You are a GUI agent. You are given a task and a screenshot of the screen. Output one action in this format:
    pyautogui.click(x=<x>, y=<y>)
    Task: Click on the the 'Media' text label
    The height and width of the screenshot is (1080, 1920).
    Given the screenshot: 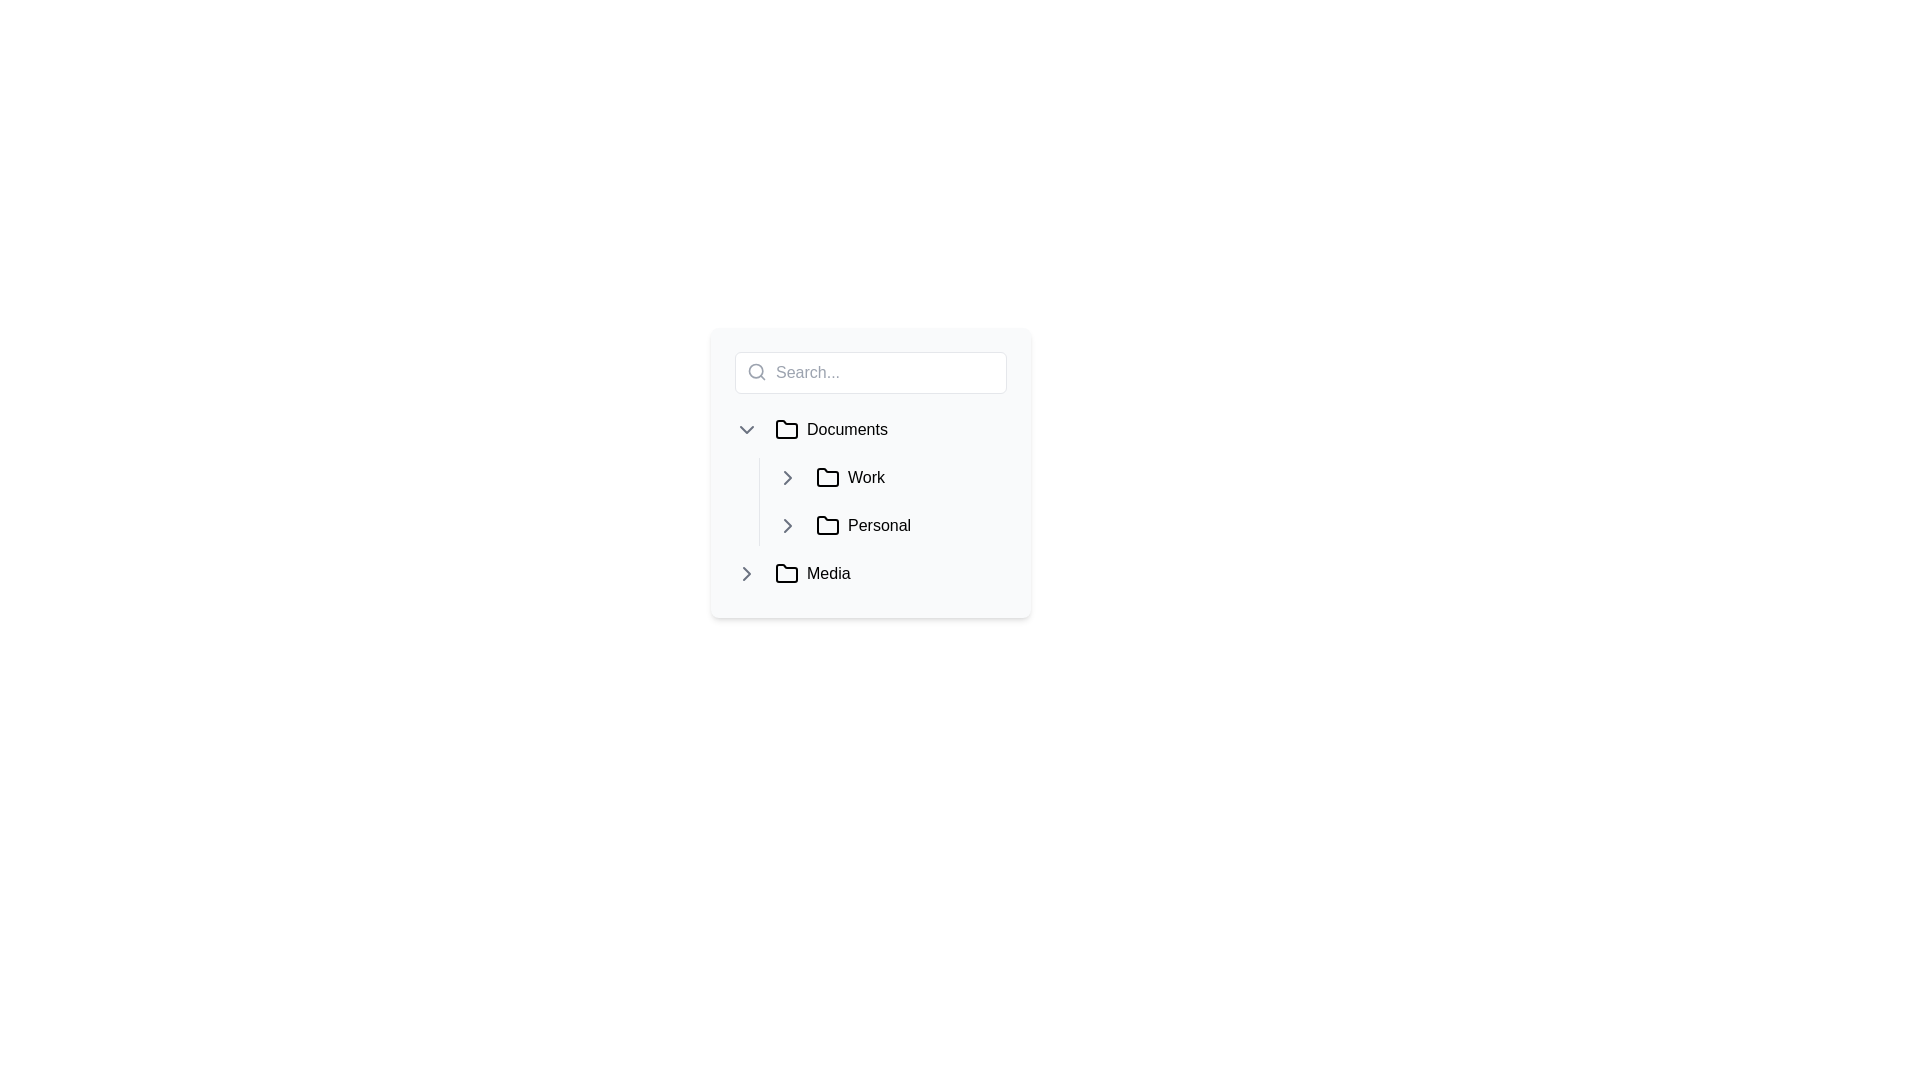 What is the action you would take?
    pyautogui.click(x=828, y=574)
    